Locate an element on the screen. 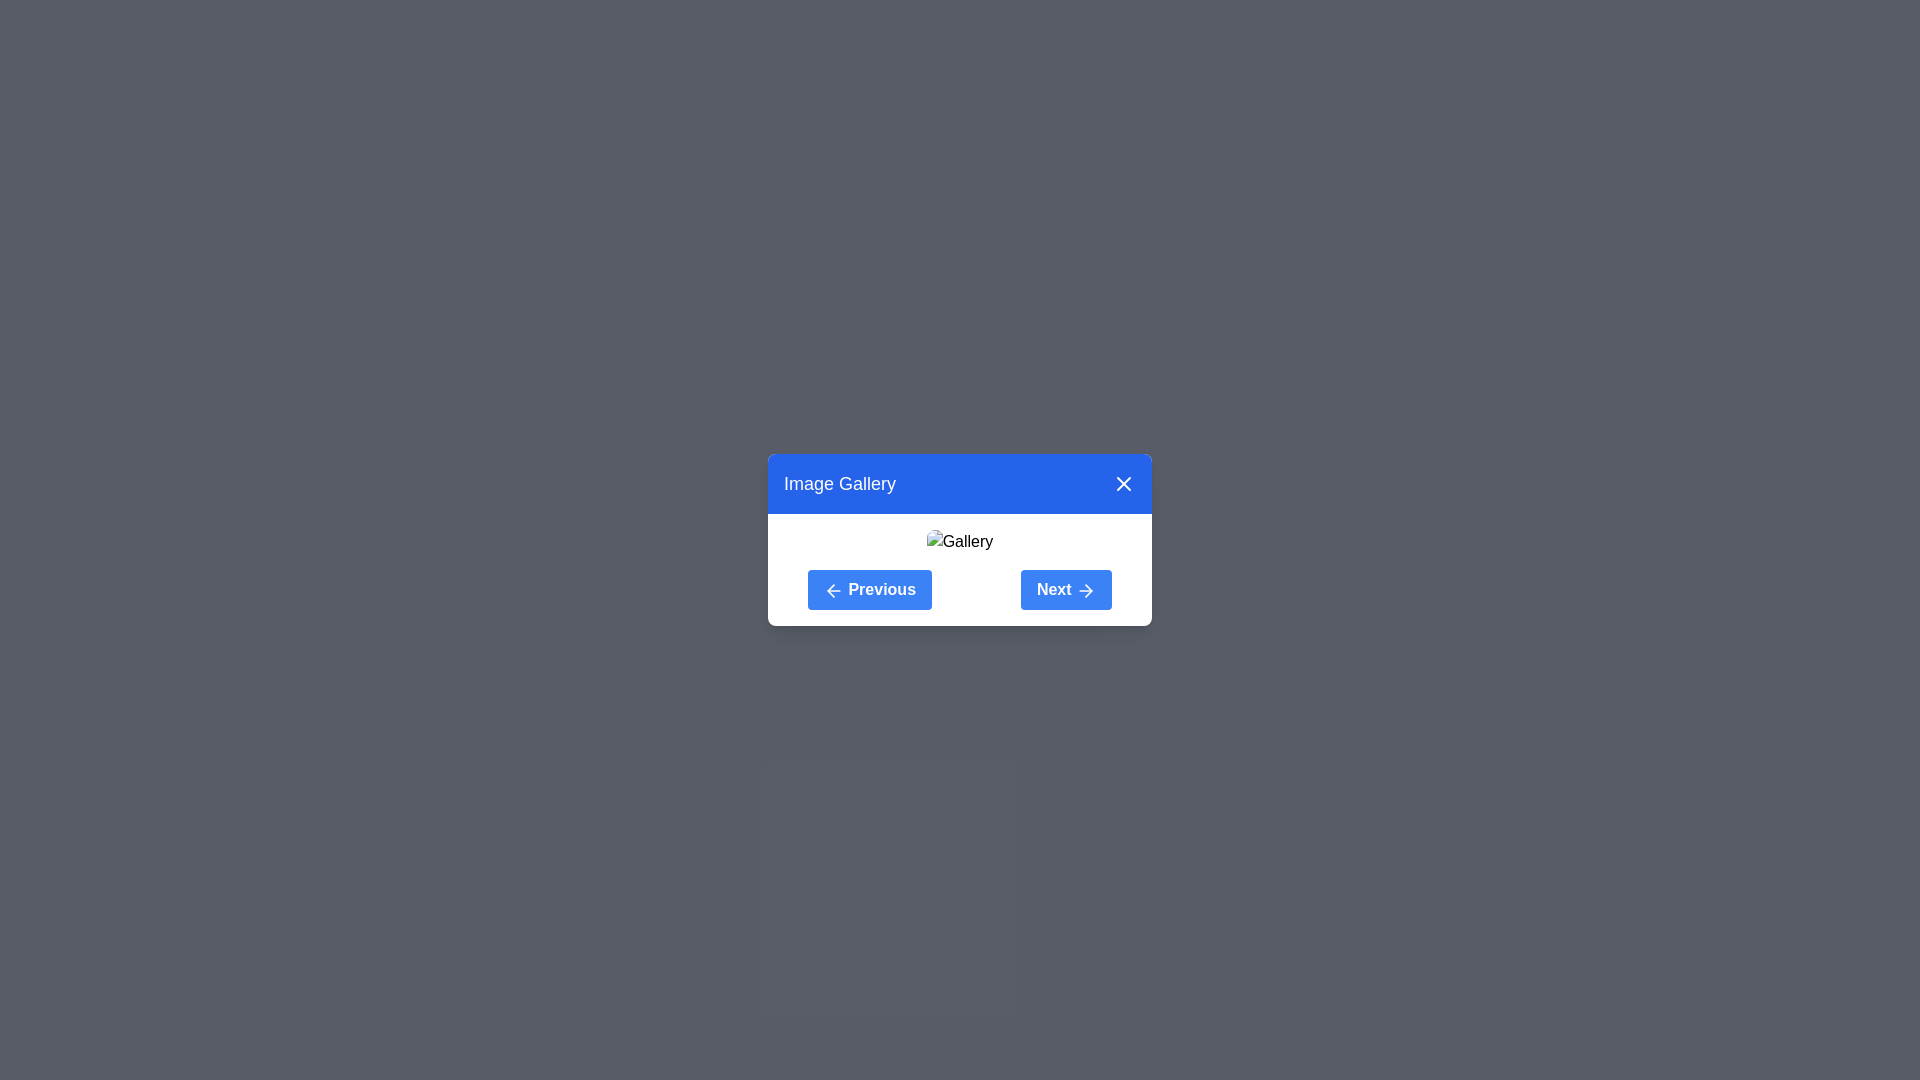 Image resolution: width=1920 pixels, height=1080 pixels. the close button to close the gallery dialog is located at coordinates (1123, 483).